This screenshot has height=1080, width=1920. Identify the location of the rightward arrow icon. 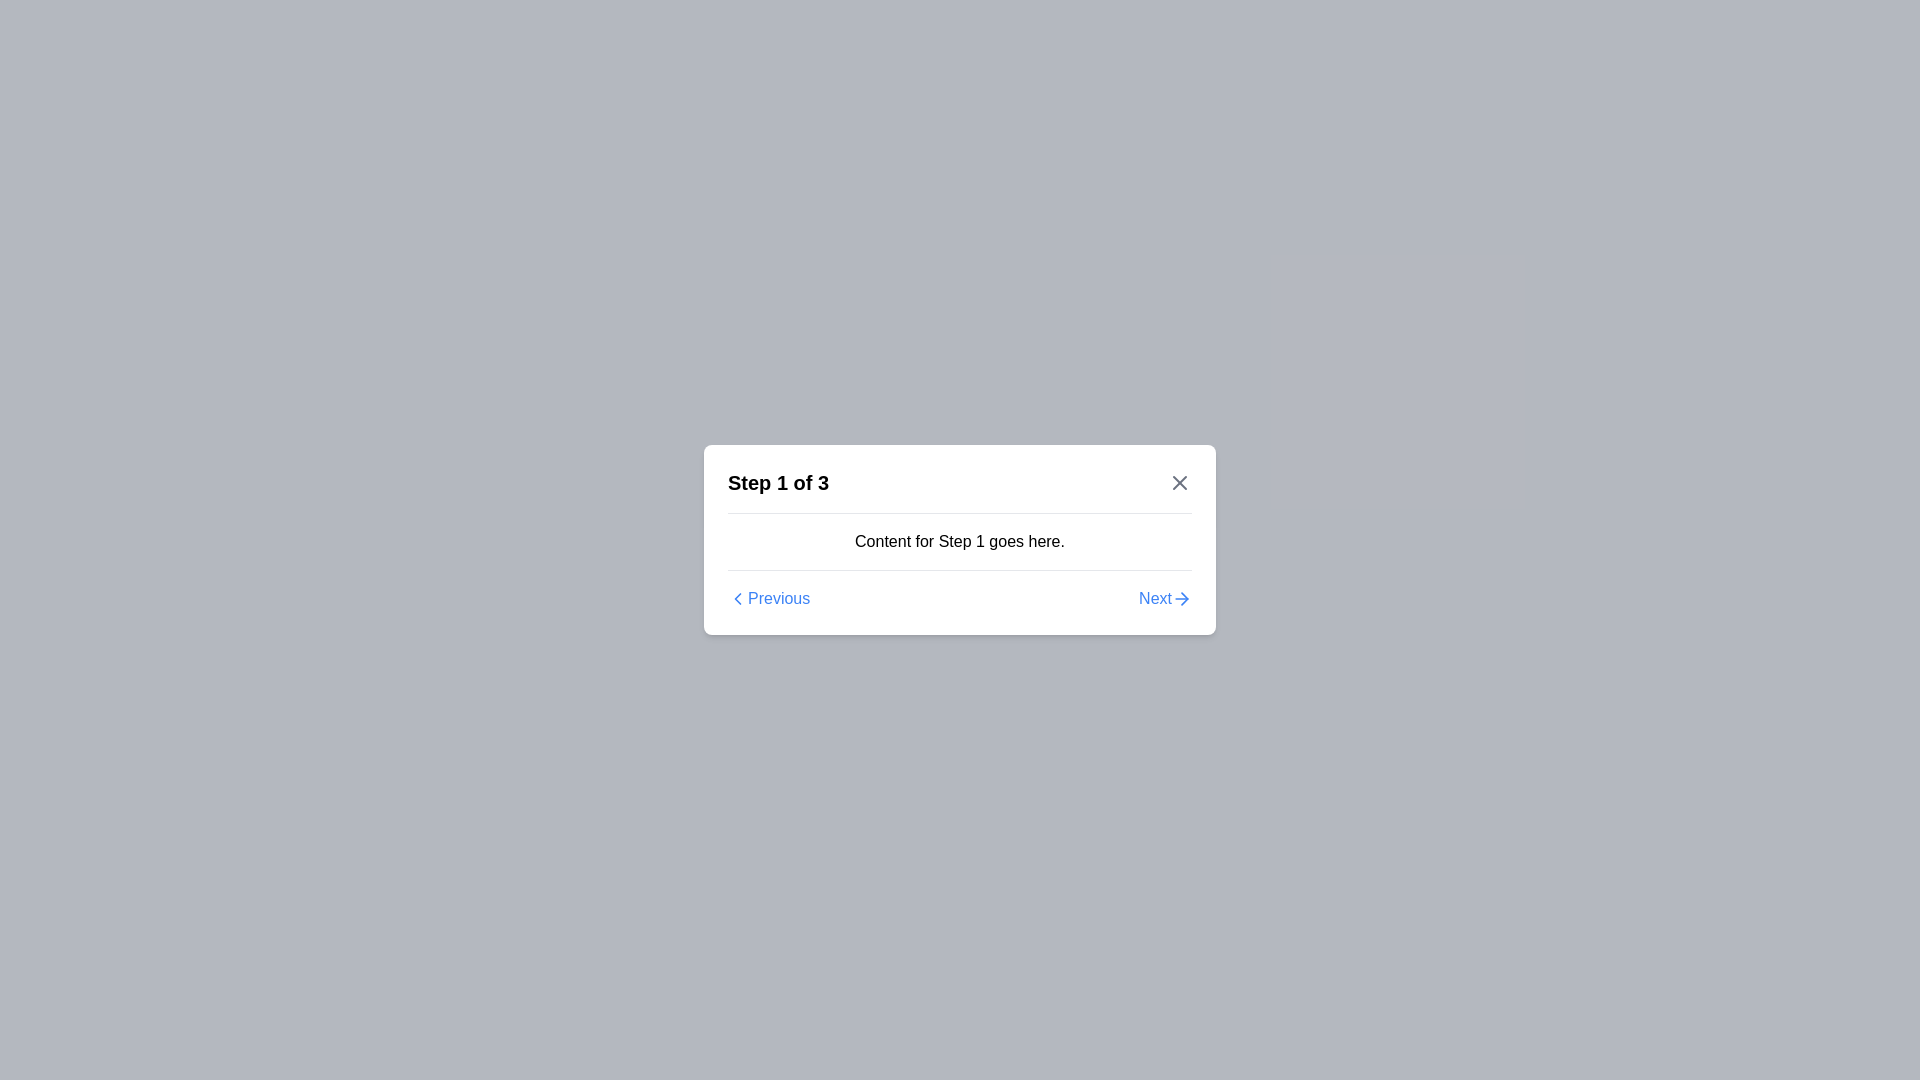
(1181, 597).